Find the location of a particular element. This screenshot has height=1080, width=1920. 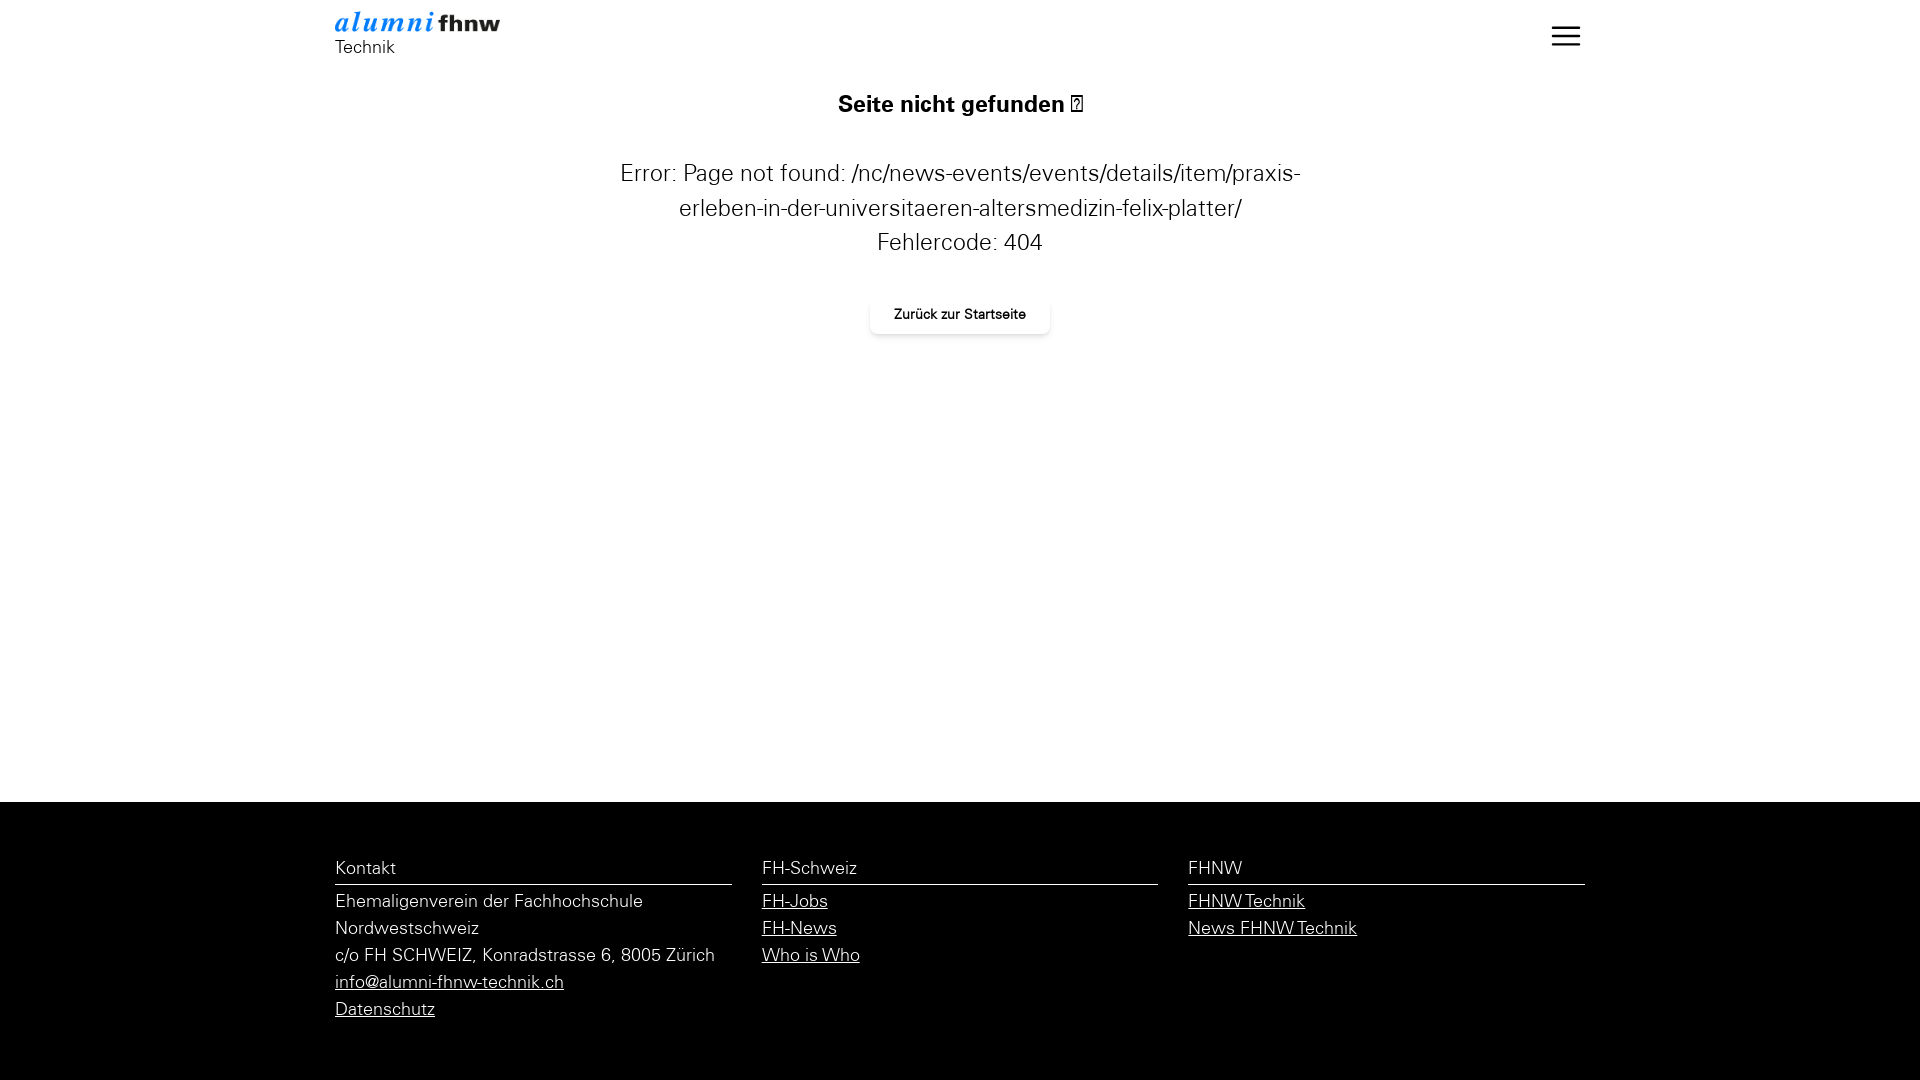

'Who is Who' is located at coordinates (811, 955).